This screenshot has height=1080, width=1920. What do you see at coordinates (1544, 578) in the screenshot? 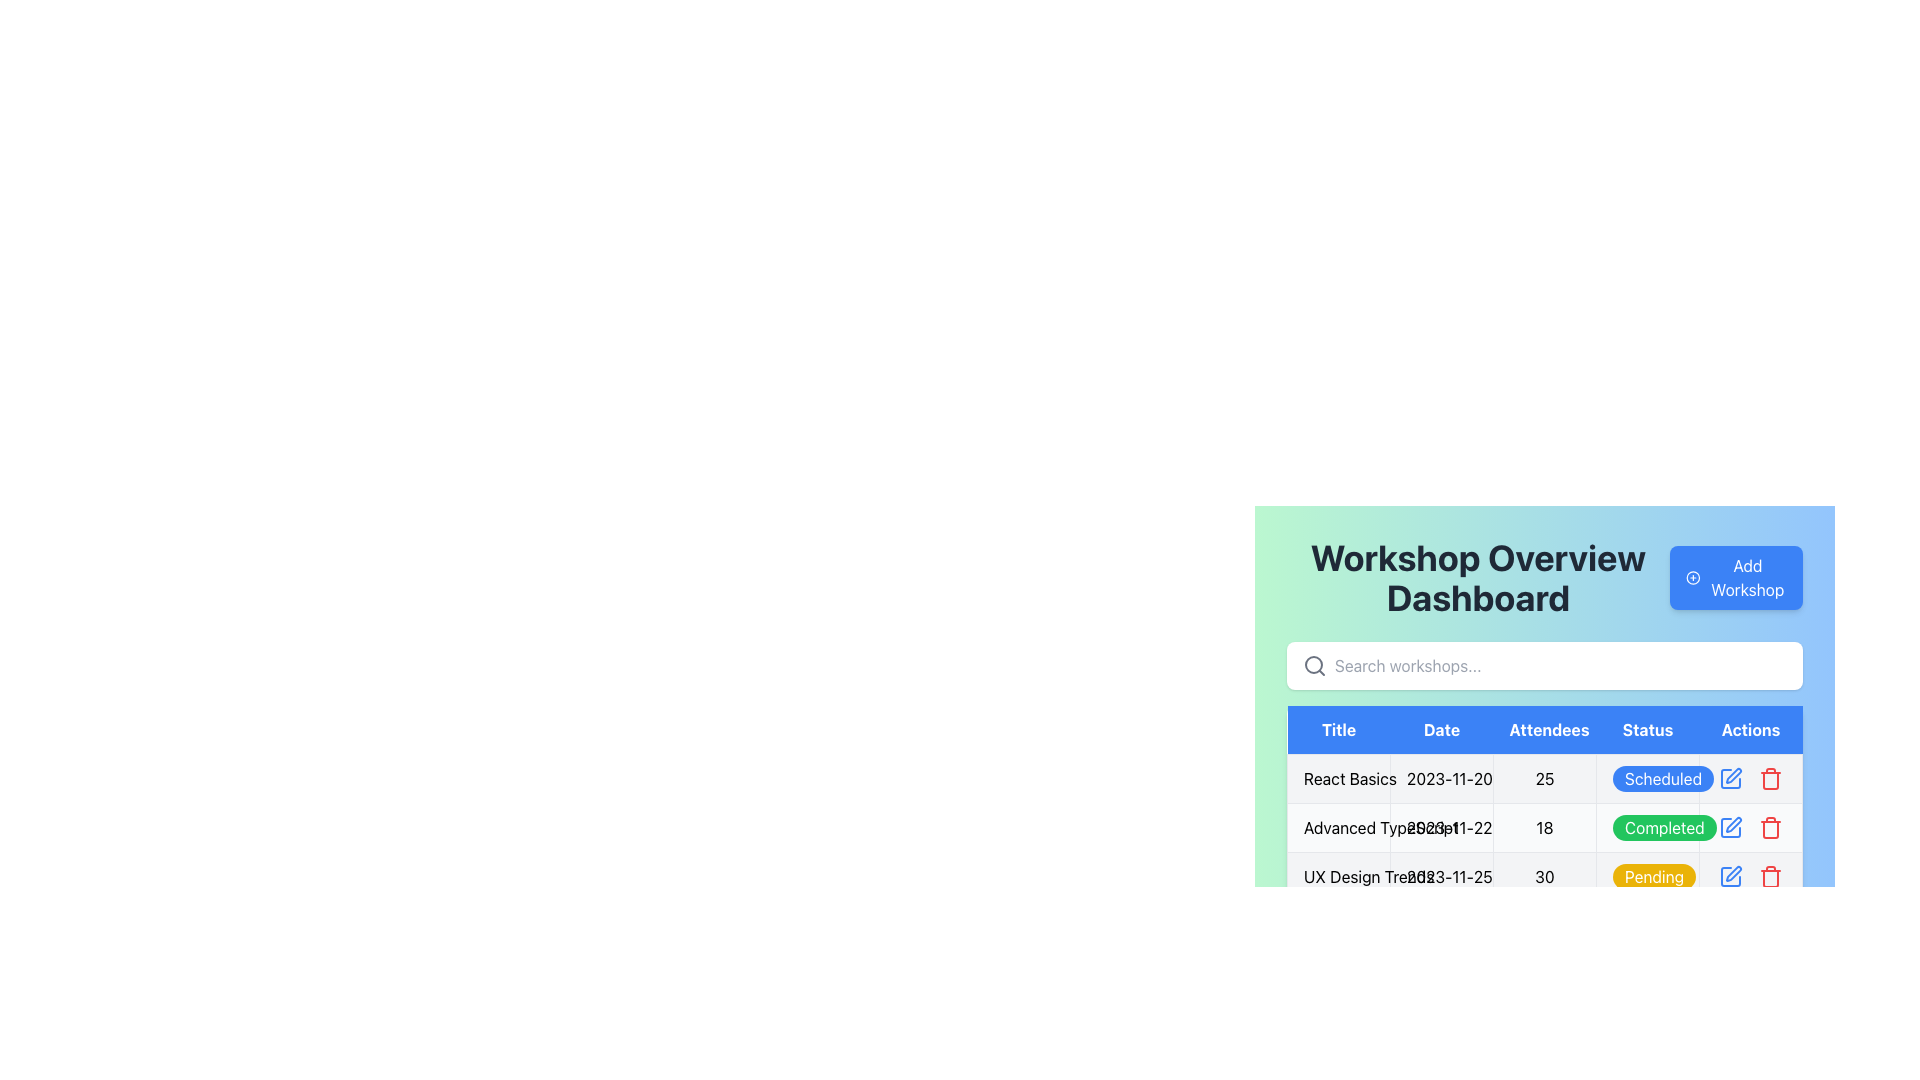
I see `the header section containing the 'Workshop Overview Dashboard' text and the 'Add Workshop' button` at bounding box center [1544, 578].